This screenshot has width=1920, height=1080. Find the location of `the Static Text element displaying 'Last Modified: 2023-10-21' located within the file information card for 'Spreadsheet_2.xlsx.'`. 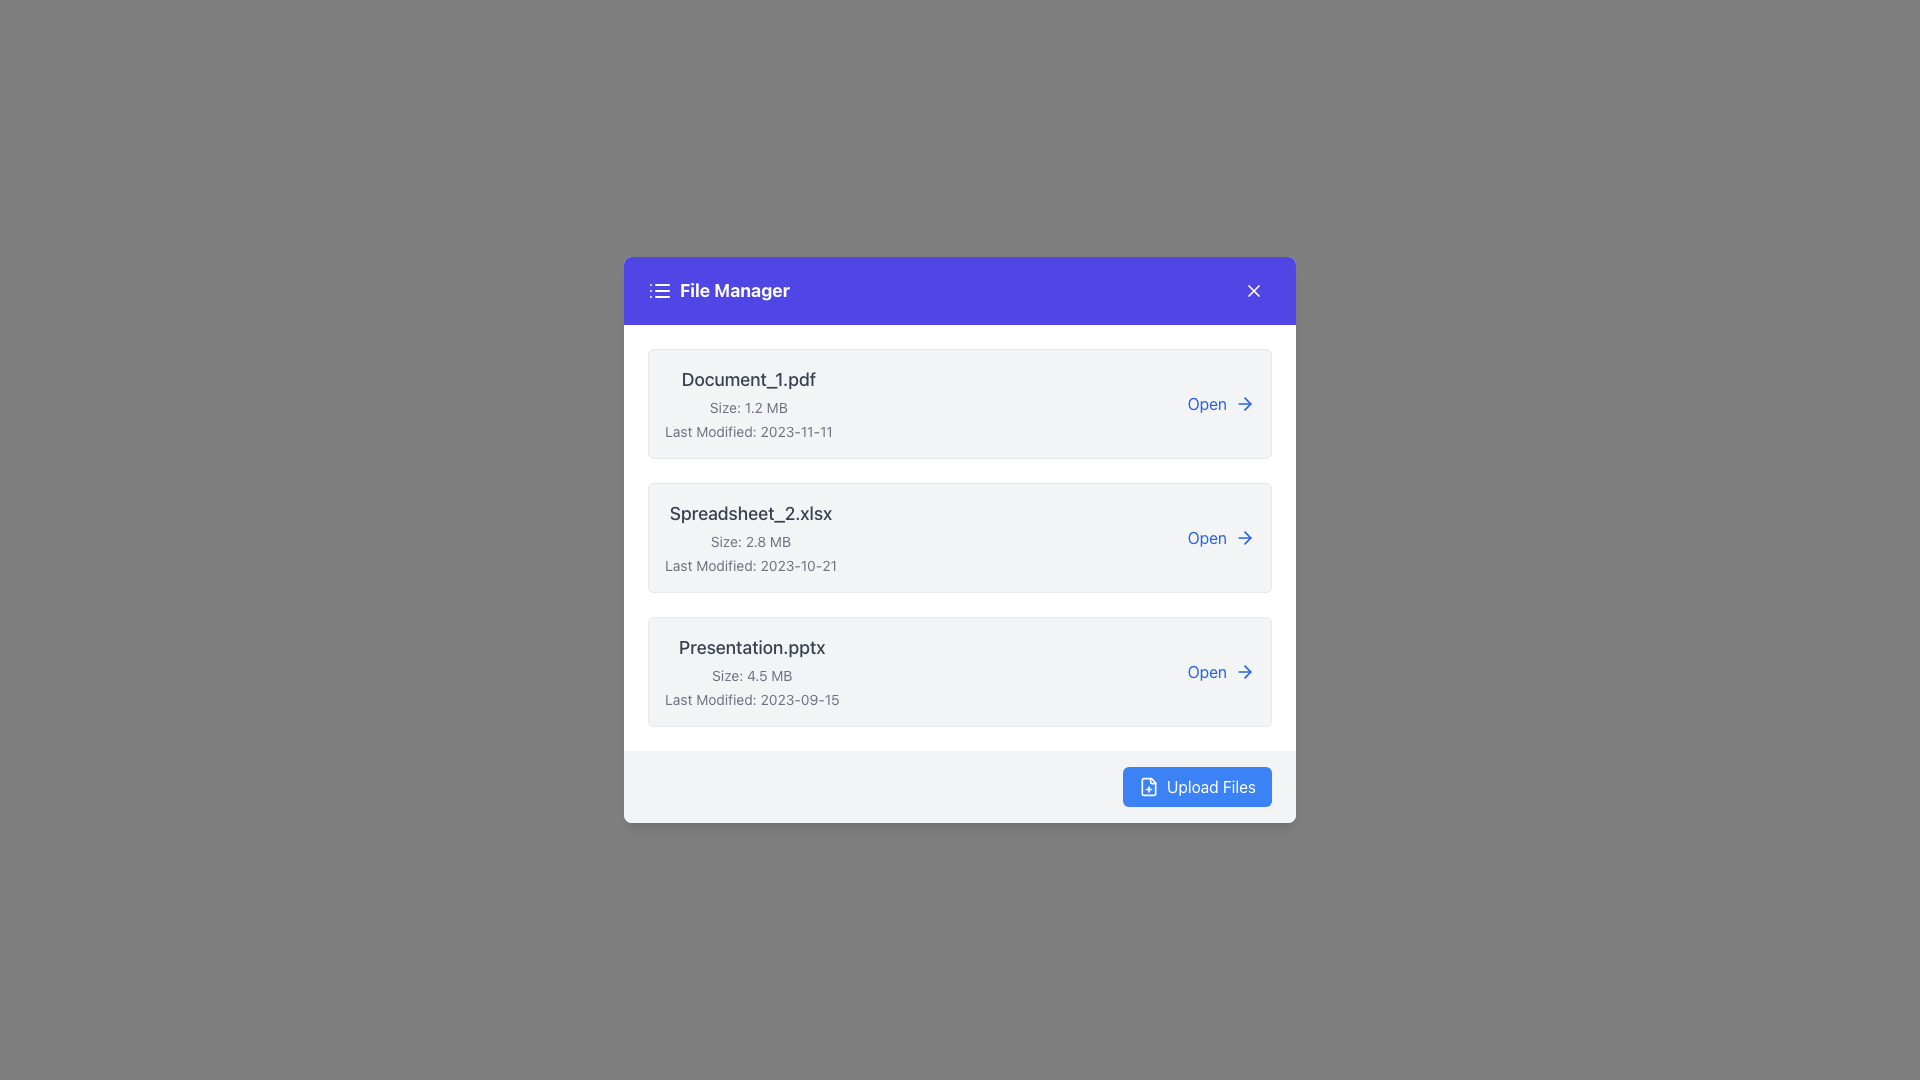

the Static Text element displaying 'Last Modified: 2023-10-21' located within the file information card for 'Spreadsheet_2.xlsx.' is located at coordinates (749, 566).